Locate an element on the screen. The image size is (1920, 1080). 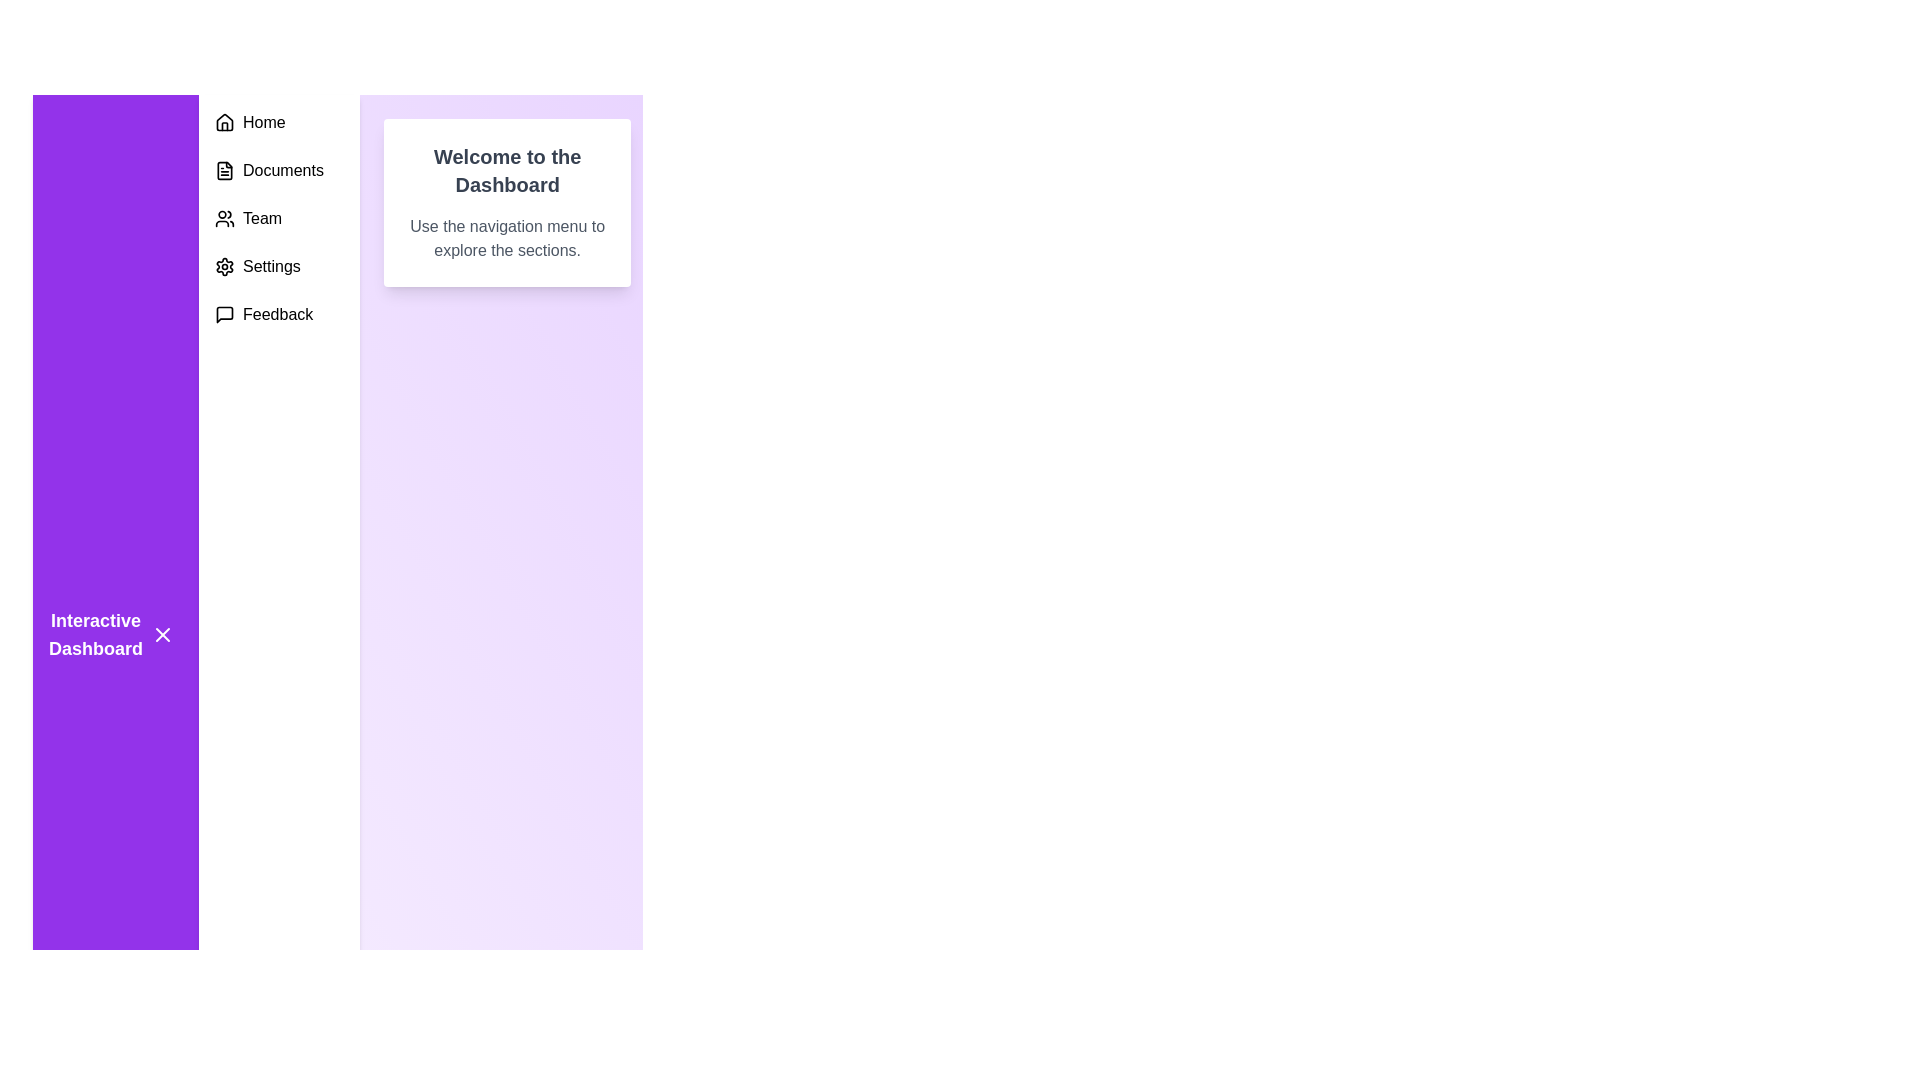
the 'Documents' navigation menu item located in the left navigation bar, positioned directly beneath 'Home' and above 'Team' is located at coordinates (278, 169).